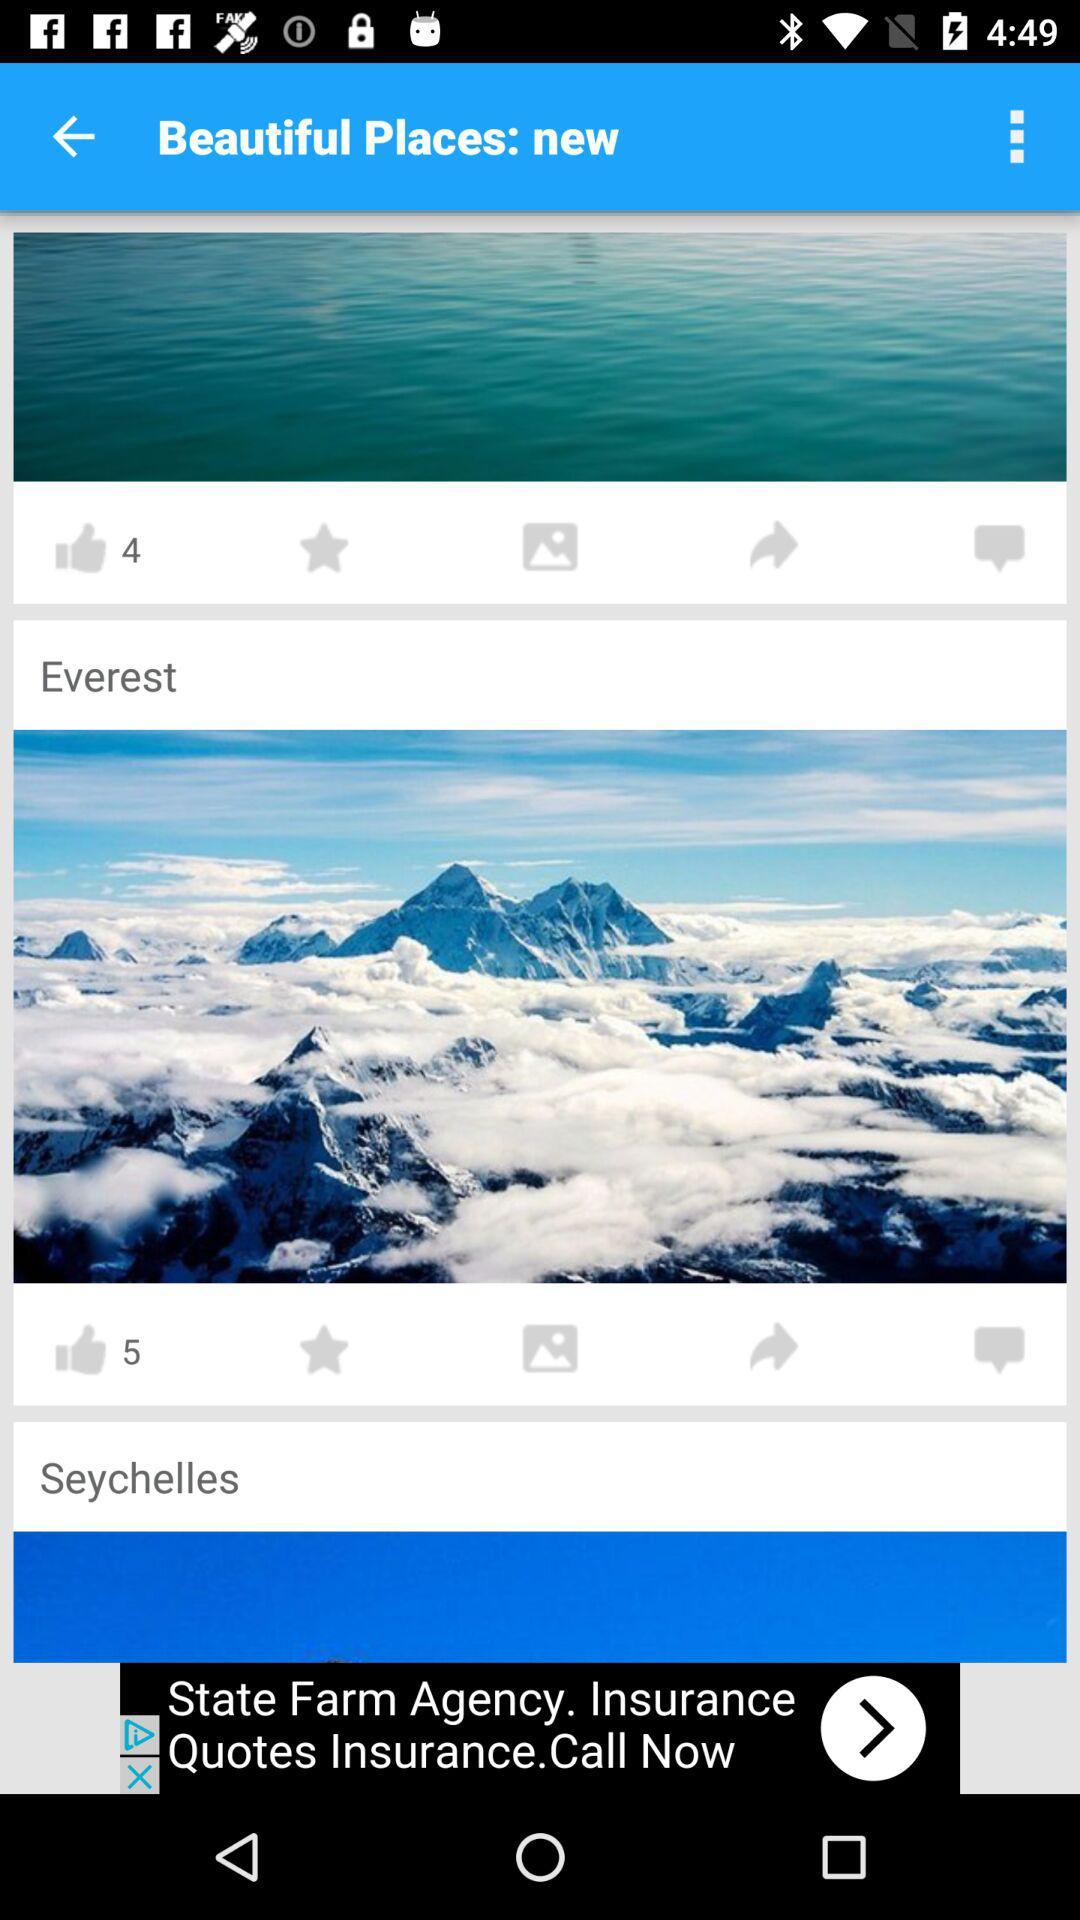 This screenshot has width=1080, height=1920. What do you see at coordinates (324, 1349) in the screenshot?
I see `favorites` at bounding box center [324, 1349].